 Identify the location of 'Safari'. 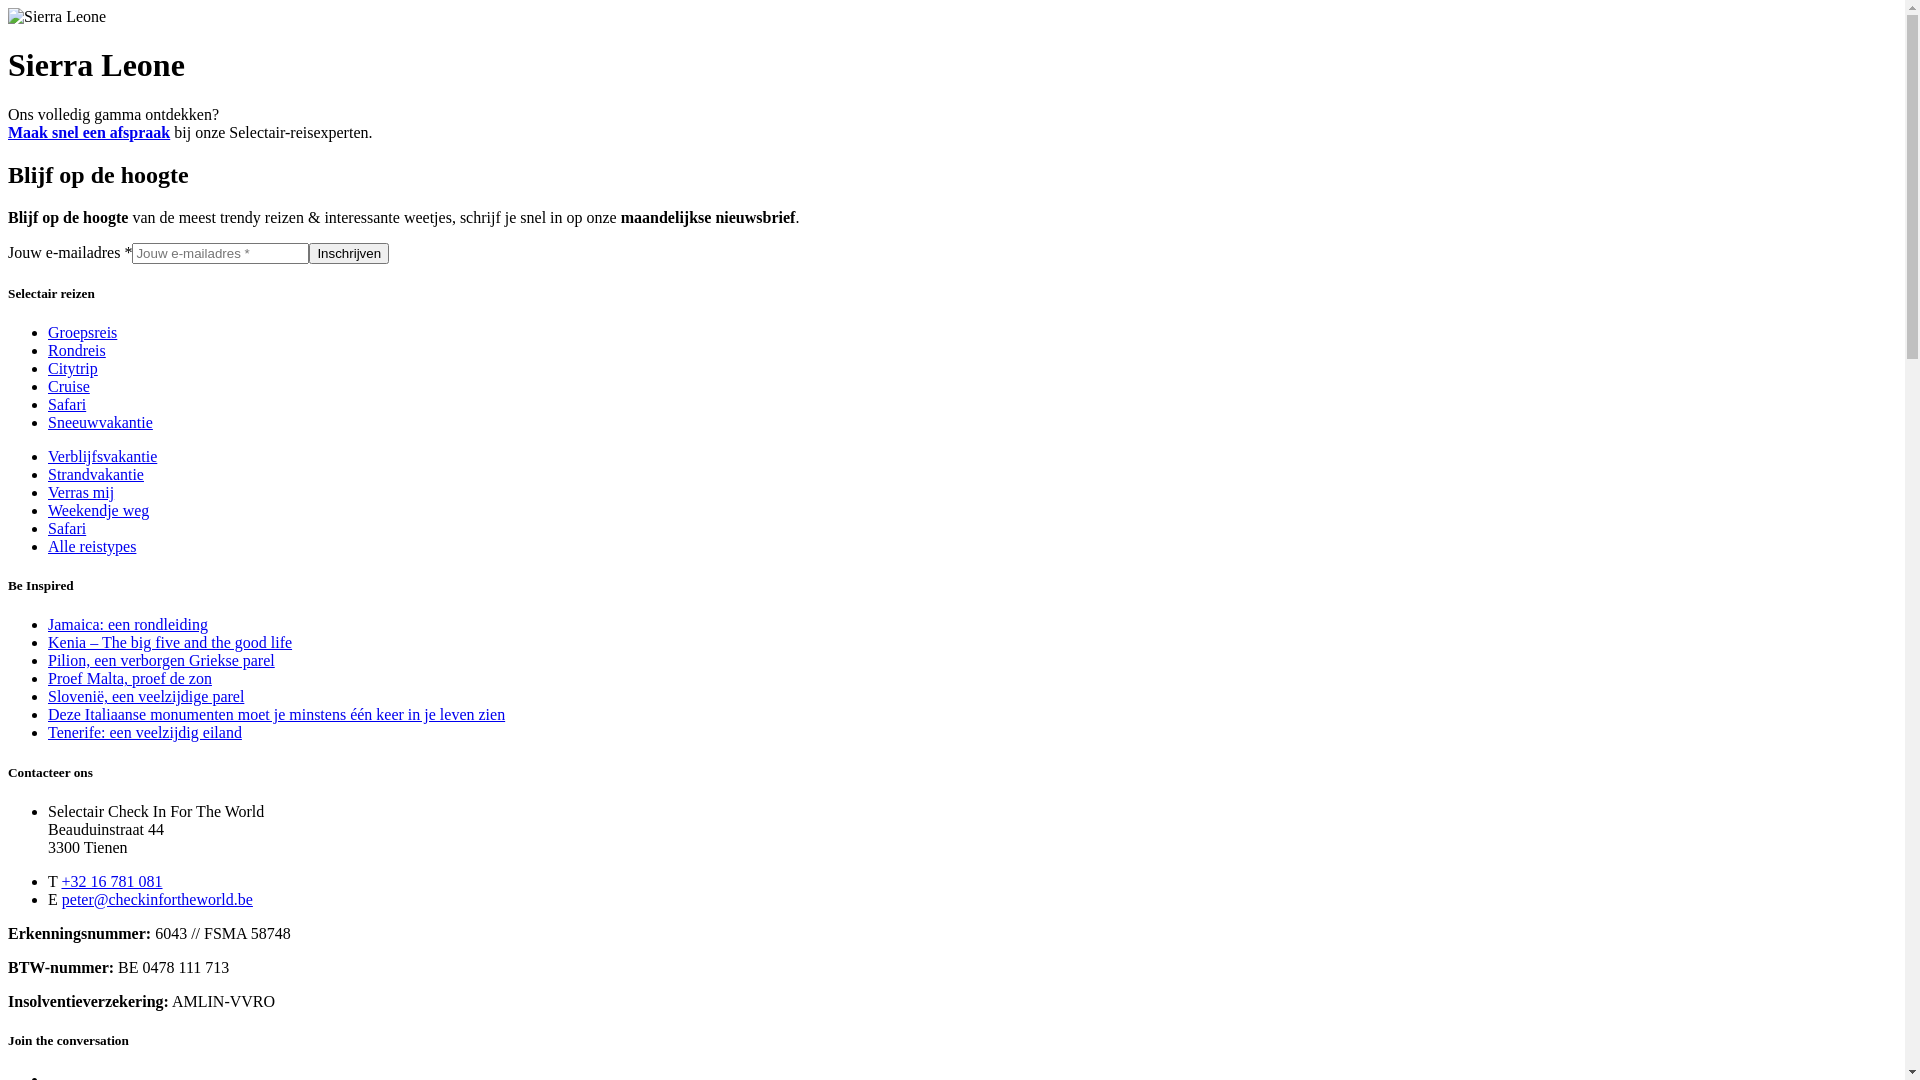
(67, 527).